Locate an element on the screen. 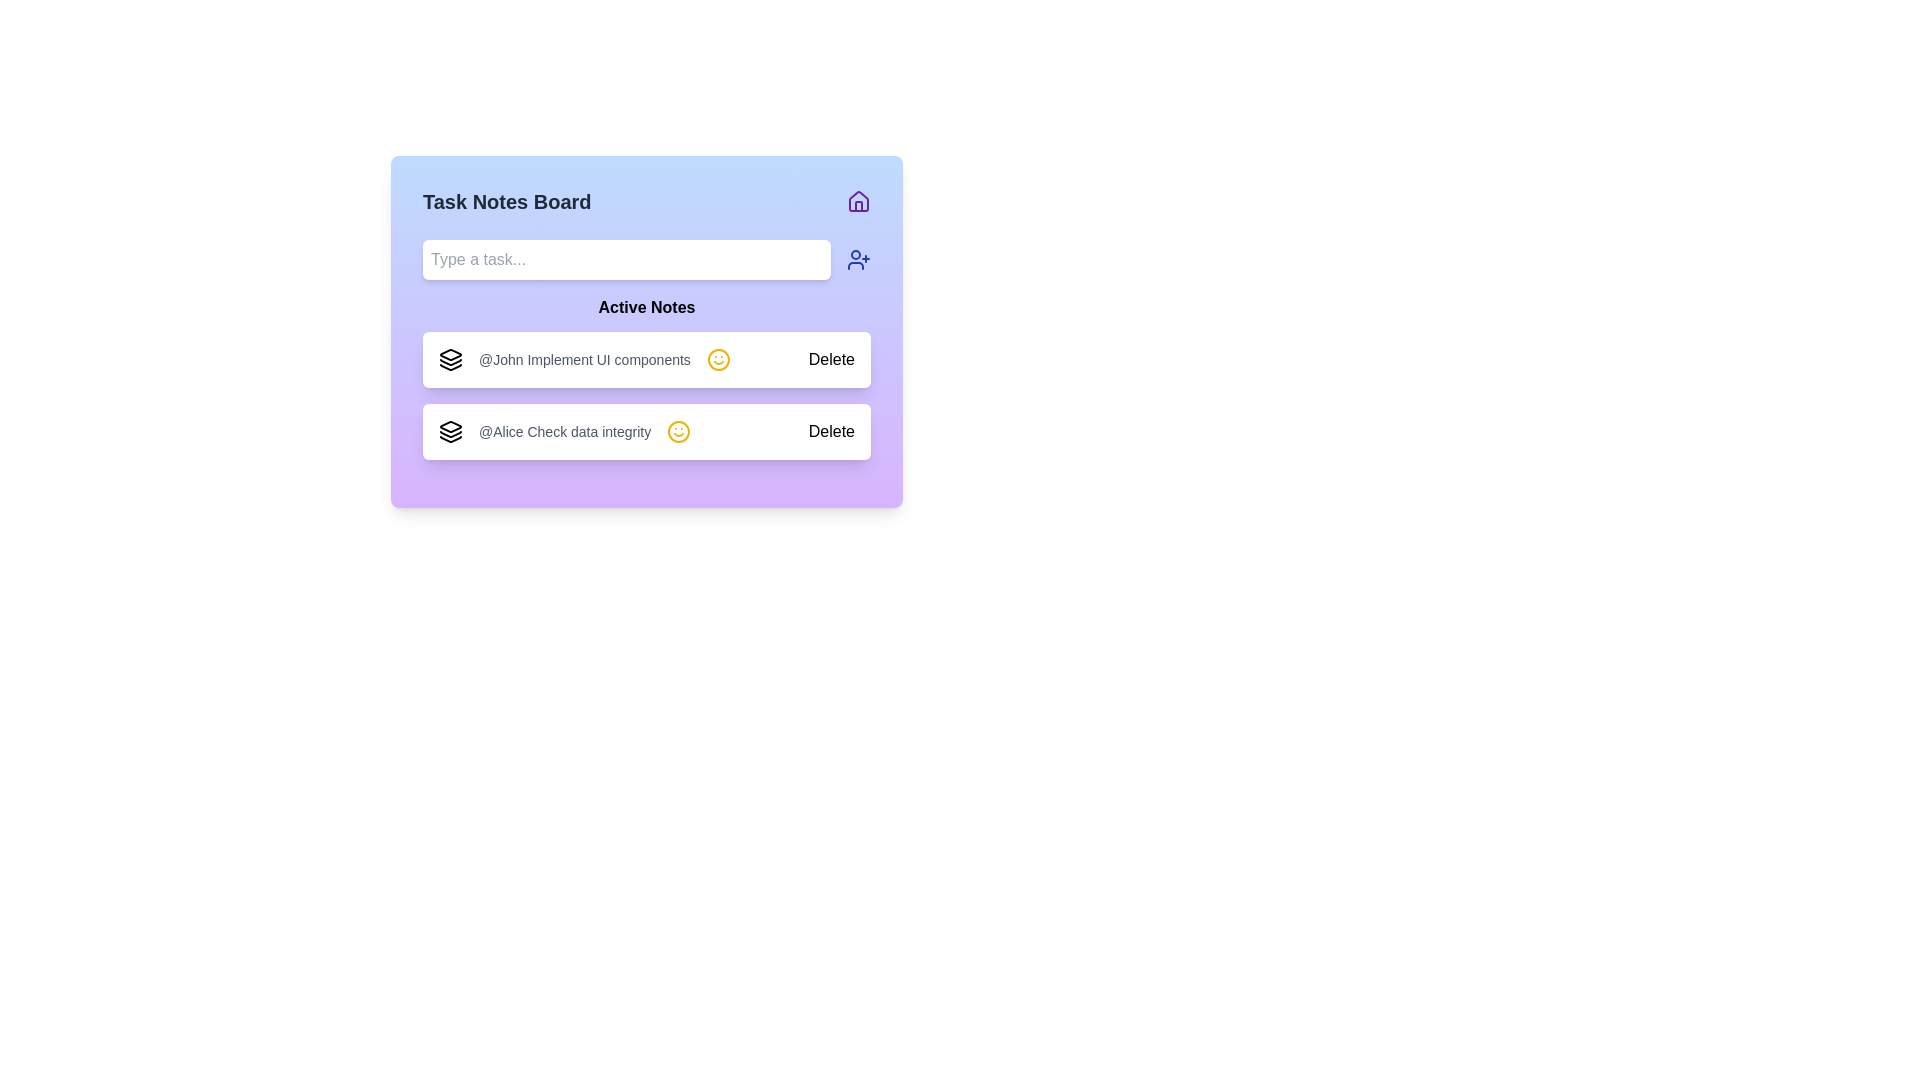 The image size is (1920, 1080). the task note entry labeled '@Alice Check data integrity' is located at coordinates (647, 431).